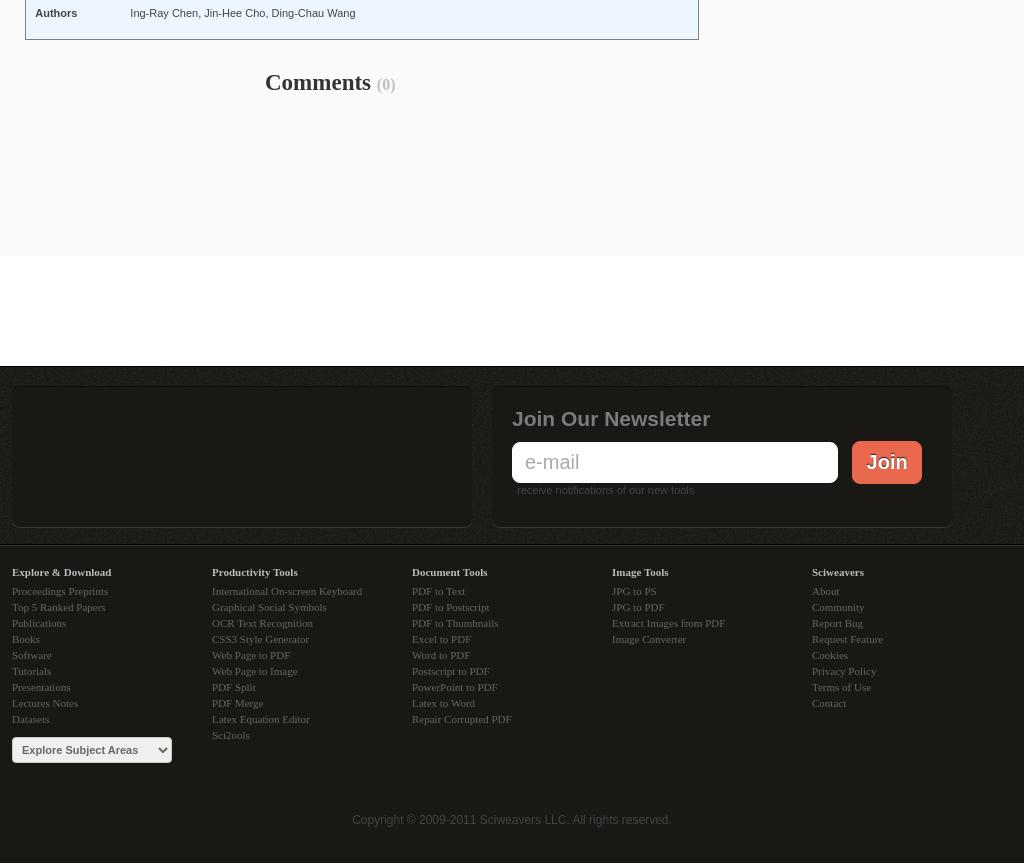 The image size is (1036, 863). Describe the element at coordinates (844, 669) in the screenshot. I see `'Privacy Policy'` at that location.